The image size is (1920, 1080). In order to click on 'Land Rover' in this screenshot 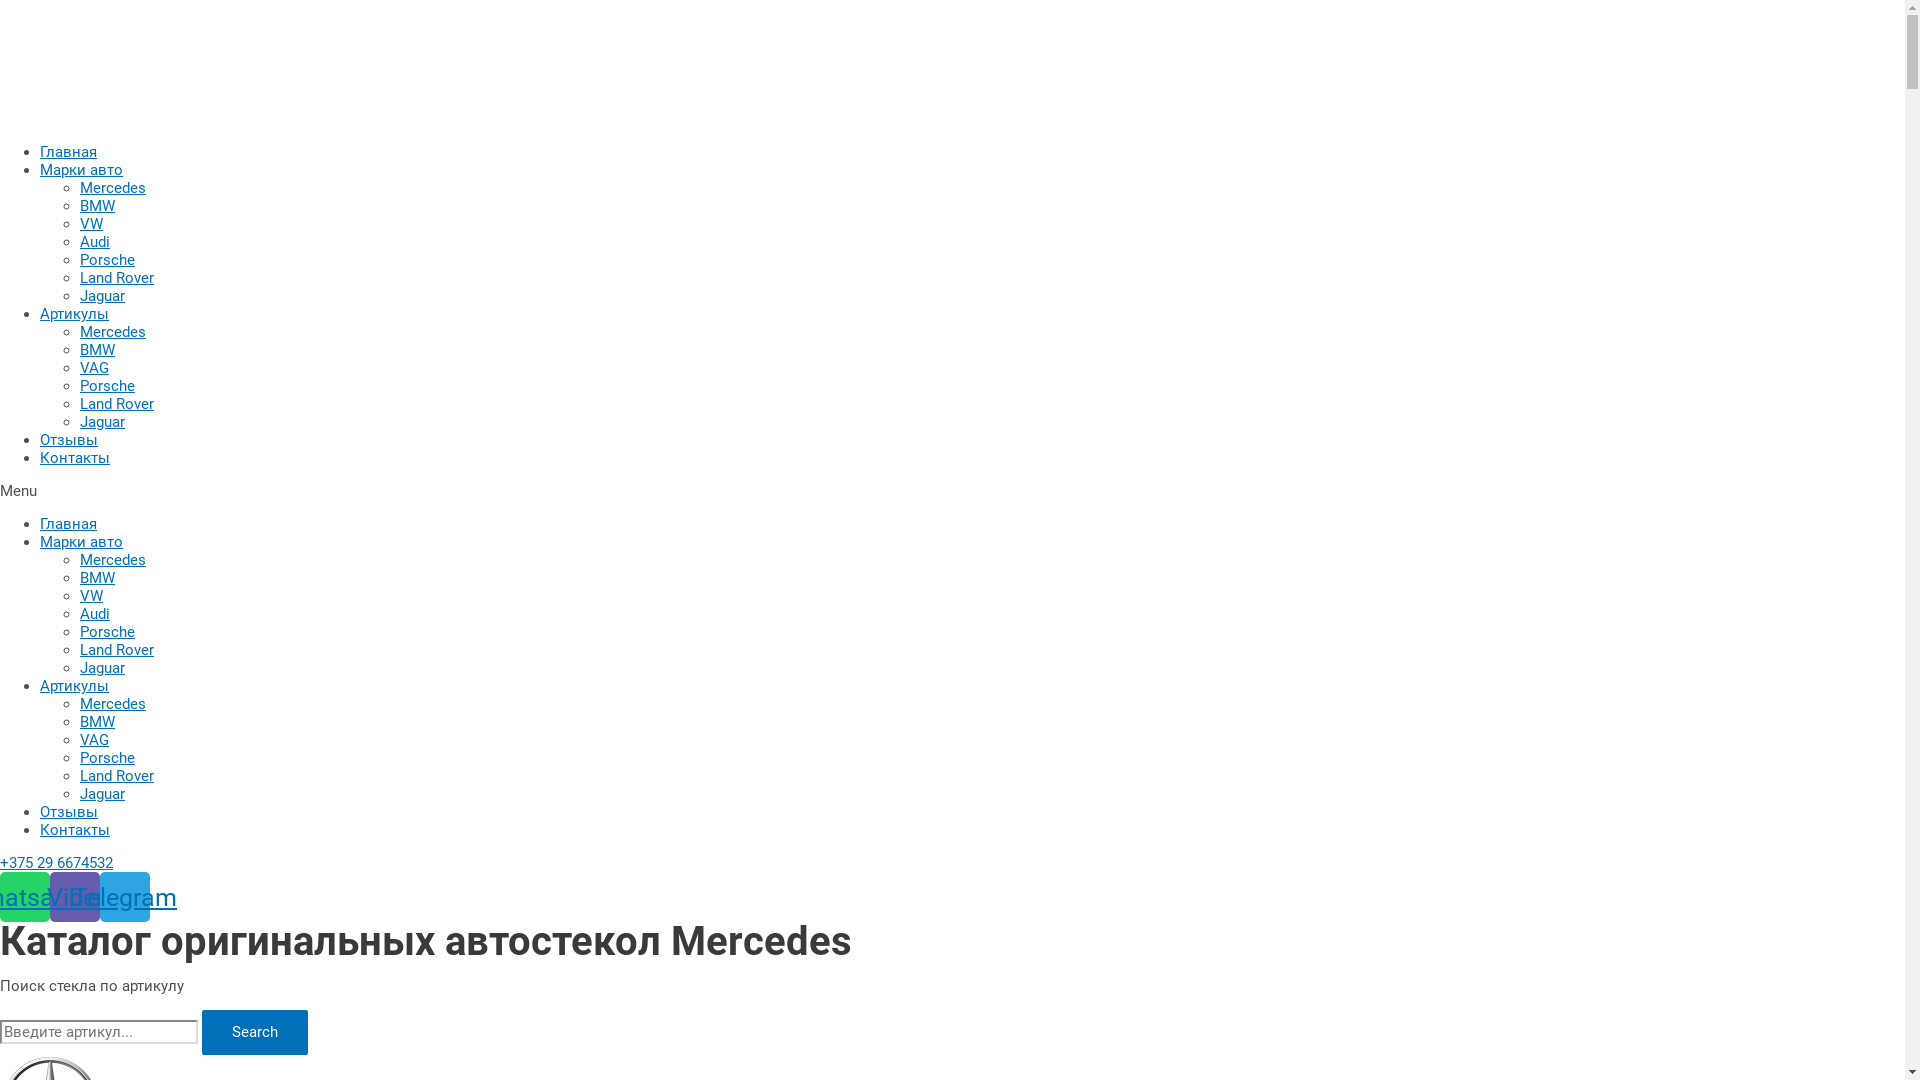, I will do `click(115, 404)`.